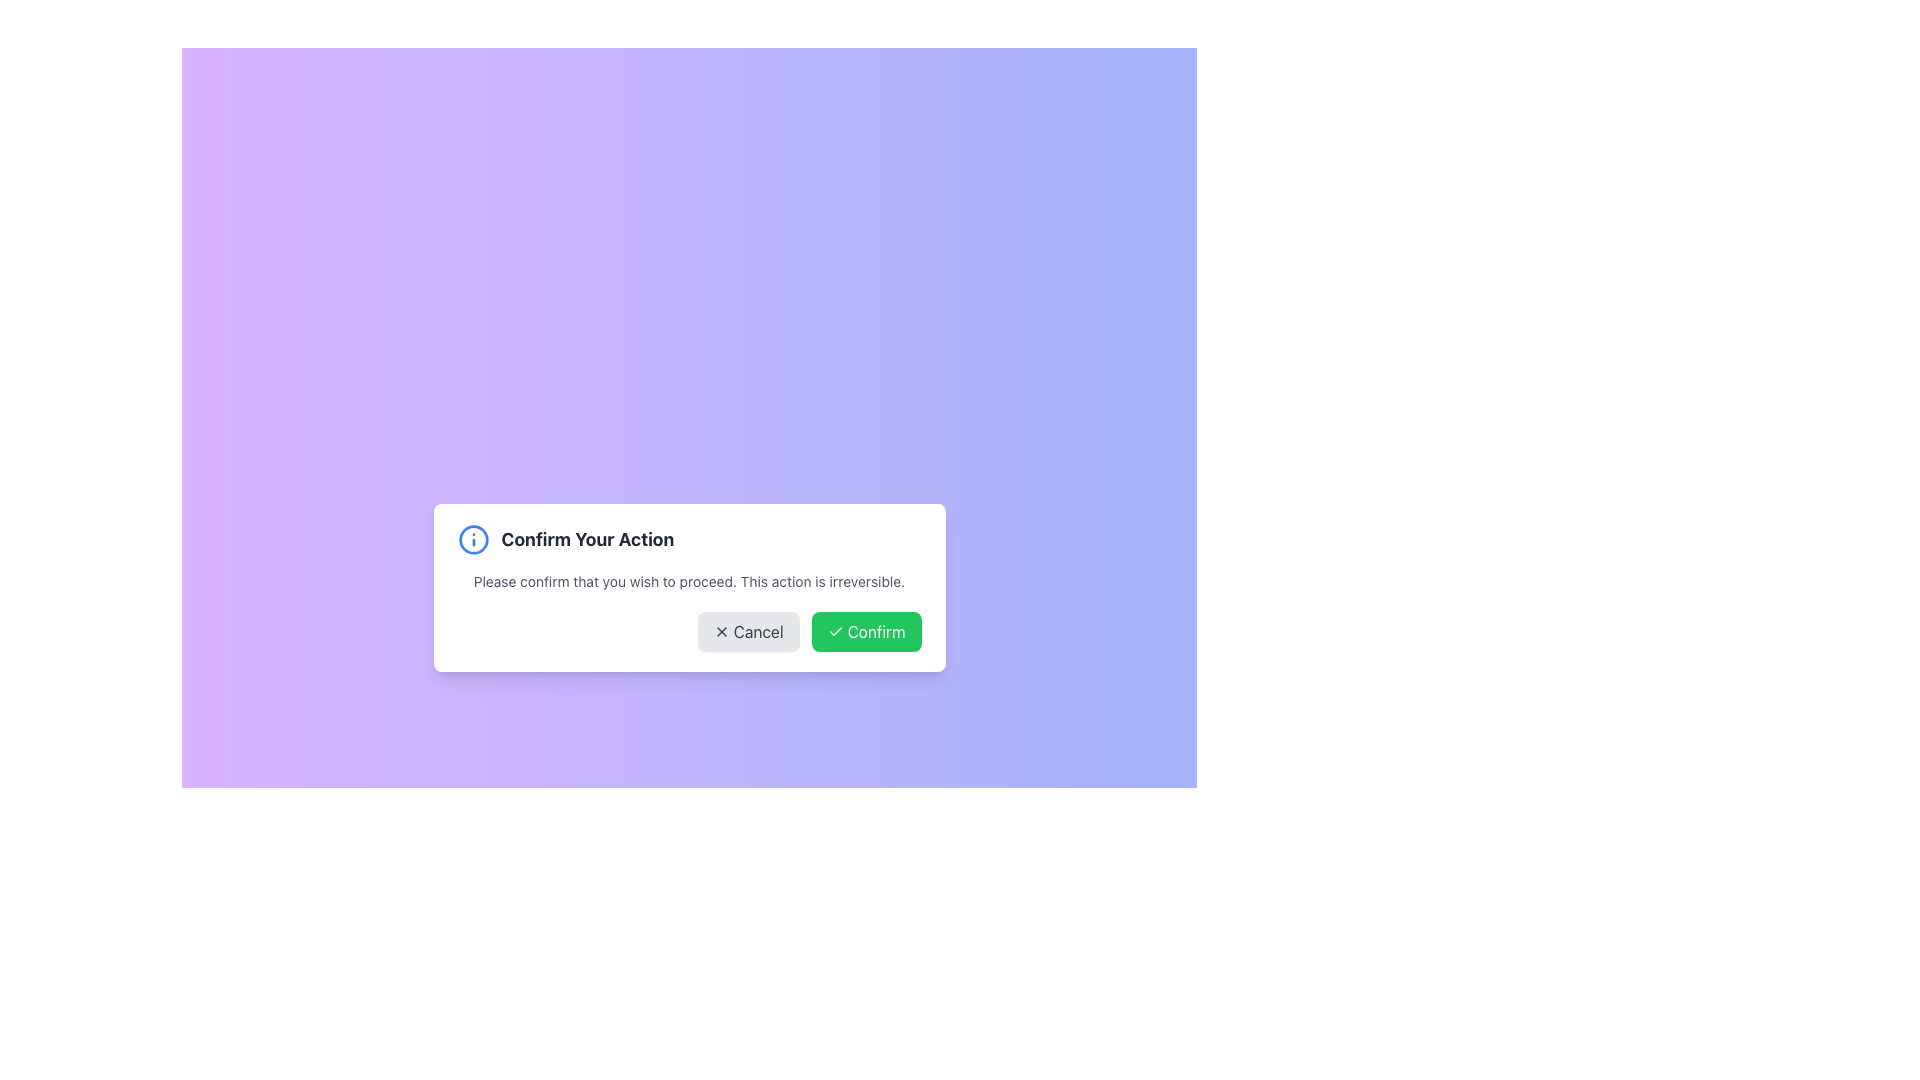 The width and height of the screenshot is (1920, 1080). What do you see at coordinates (472, 540) in the screenshot?
I see `the informational icon located to the left of the 'Confirm Your Action' text within the panel of the dialog box` at bounding box center [472, 540].